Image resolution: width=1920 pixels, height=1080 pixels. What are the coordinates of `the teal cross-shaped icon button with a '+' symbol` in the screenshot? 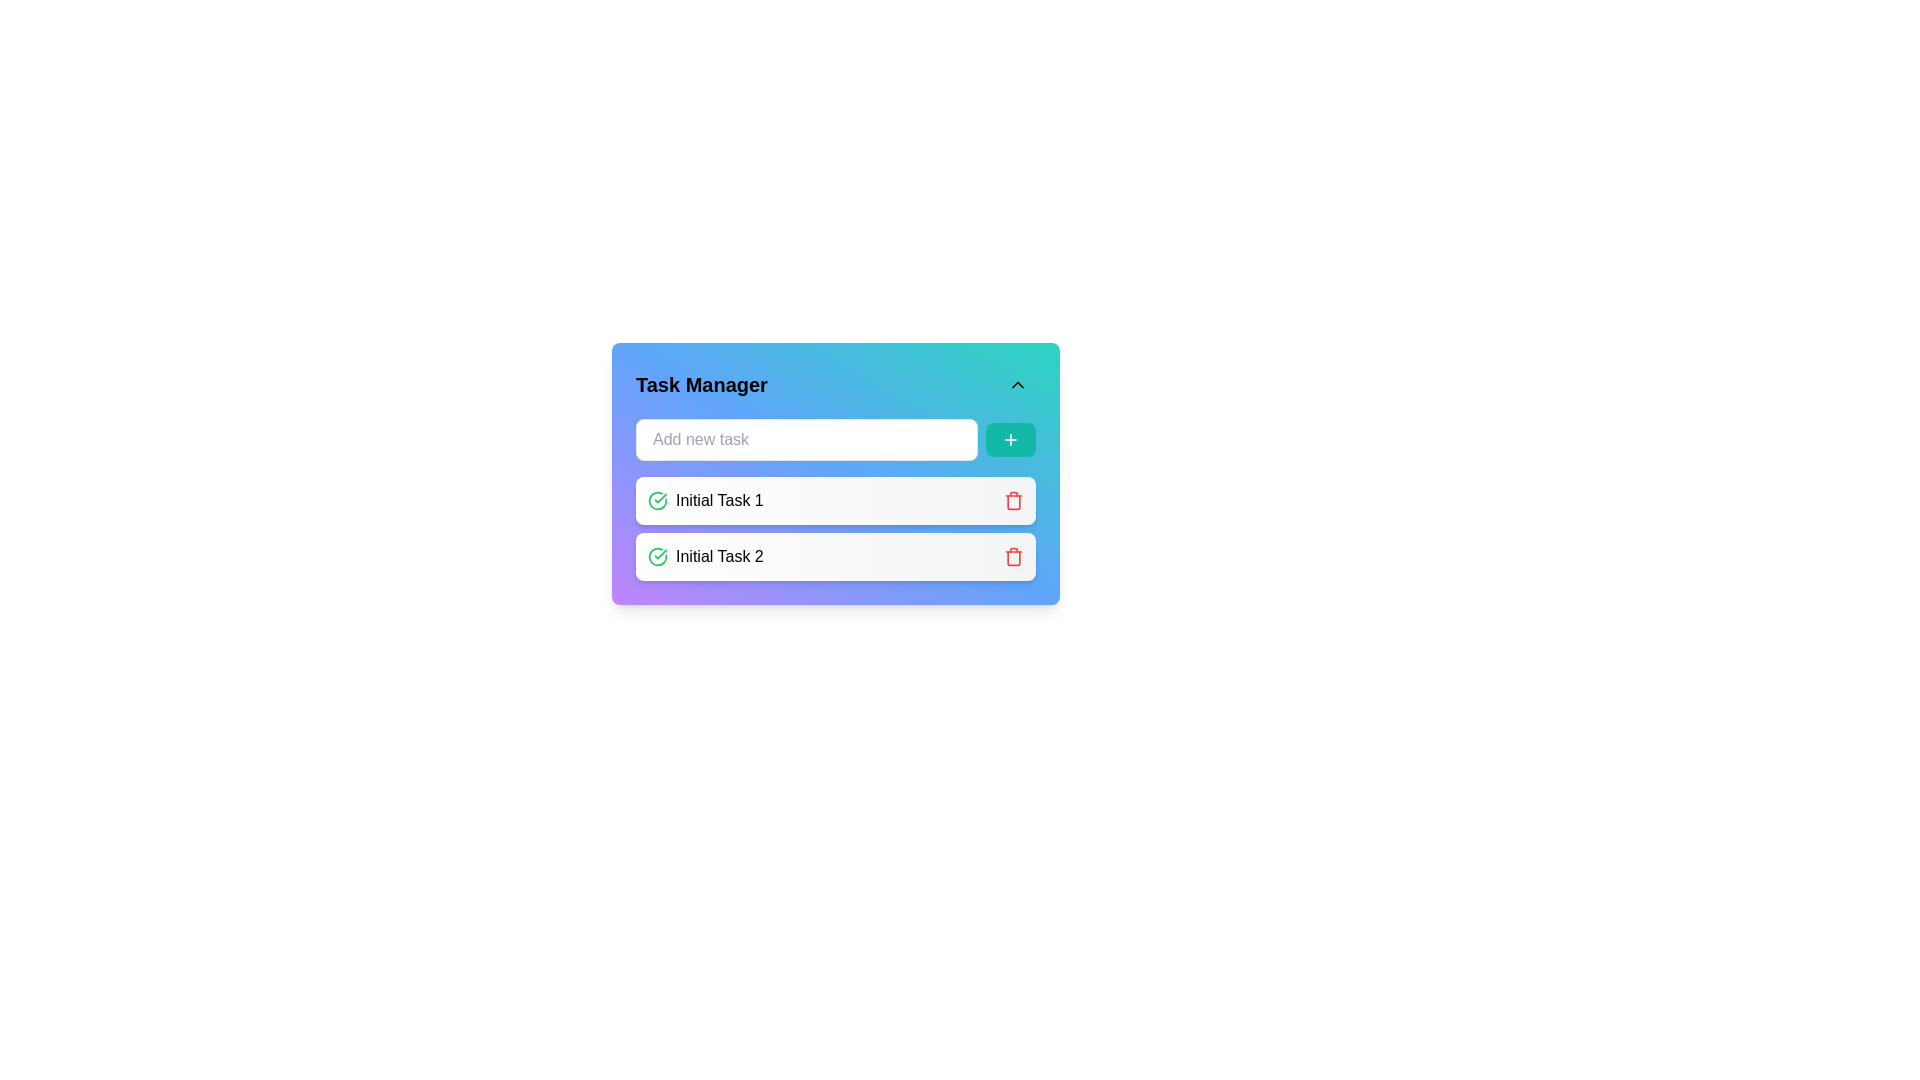 It's located at (1011, 438).